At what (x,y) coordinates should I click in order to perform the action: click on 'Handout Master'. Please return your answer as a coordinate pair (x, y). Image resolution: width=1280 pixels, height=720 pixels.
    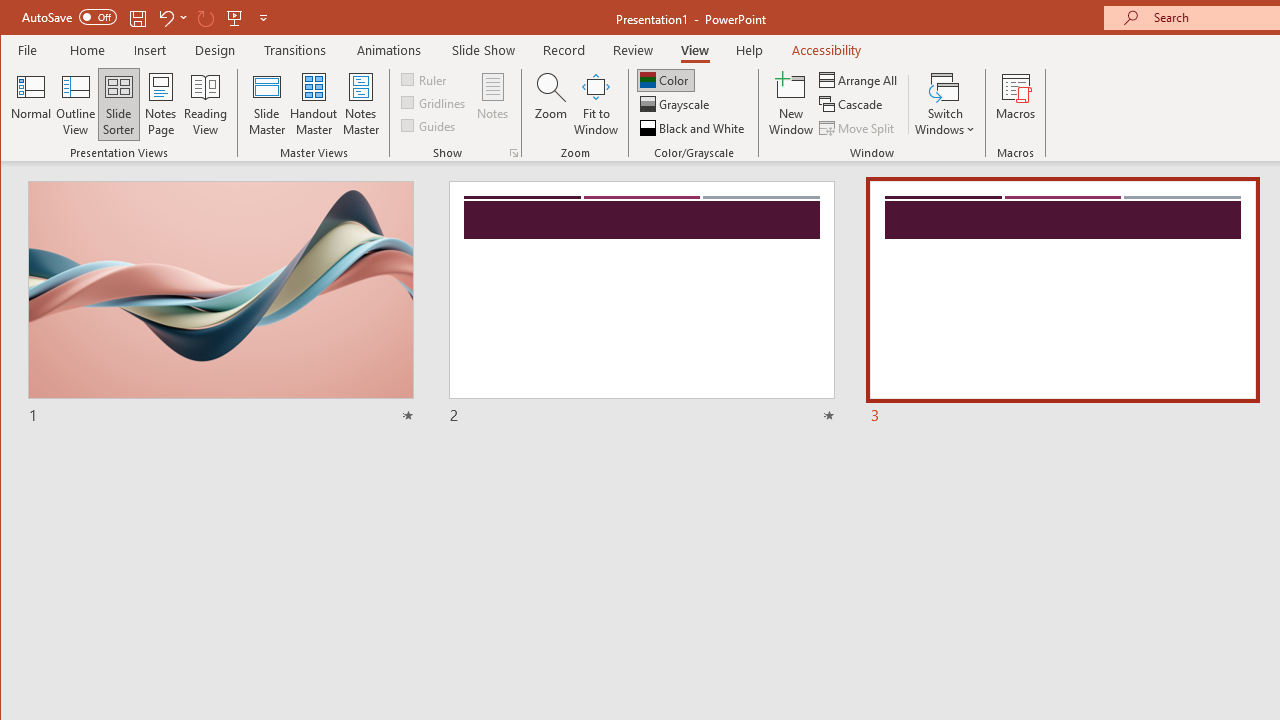
    Looking at the image, I should click on (313, 104).